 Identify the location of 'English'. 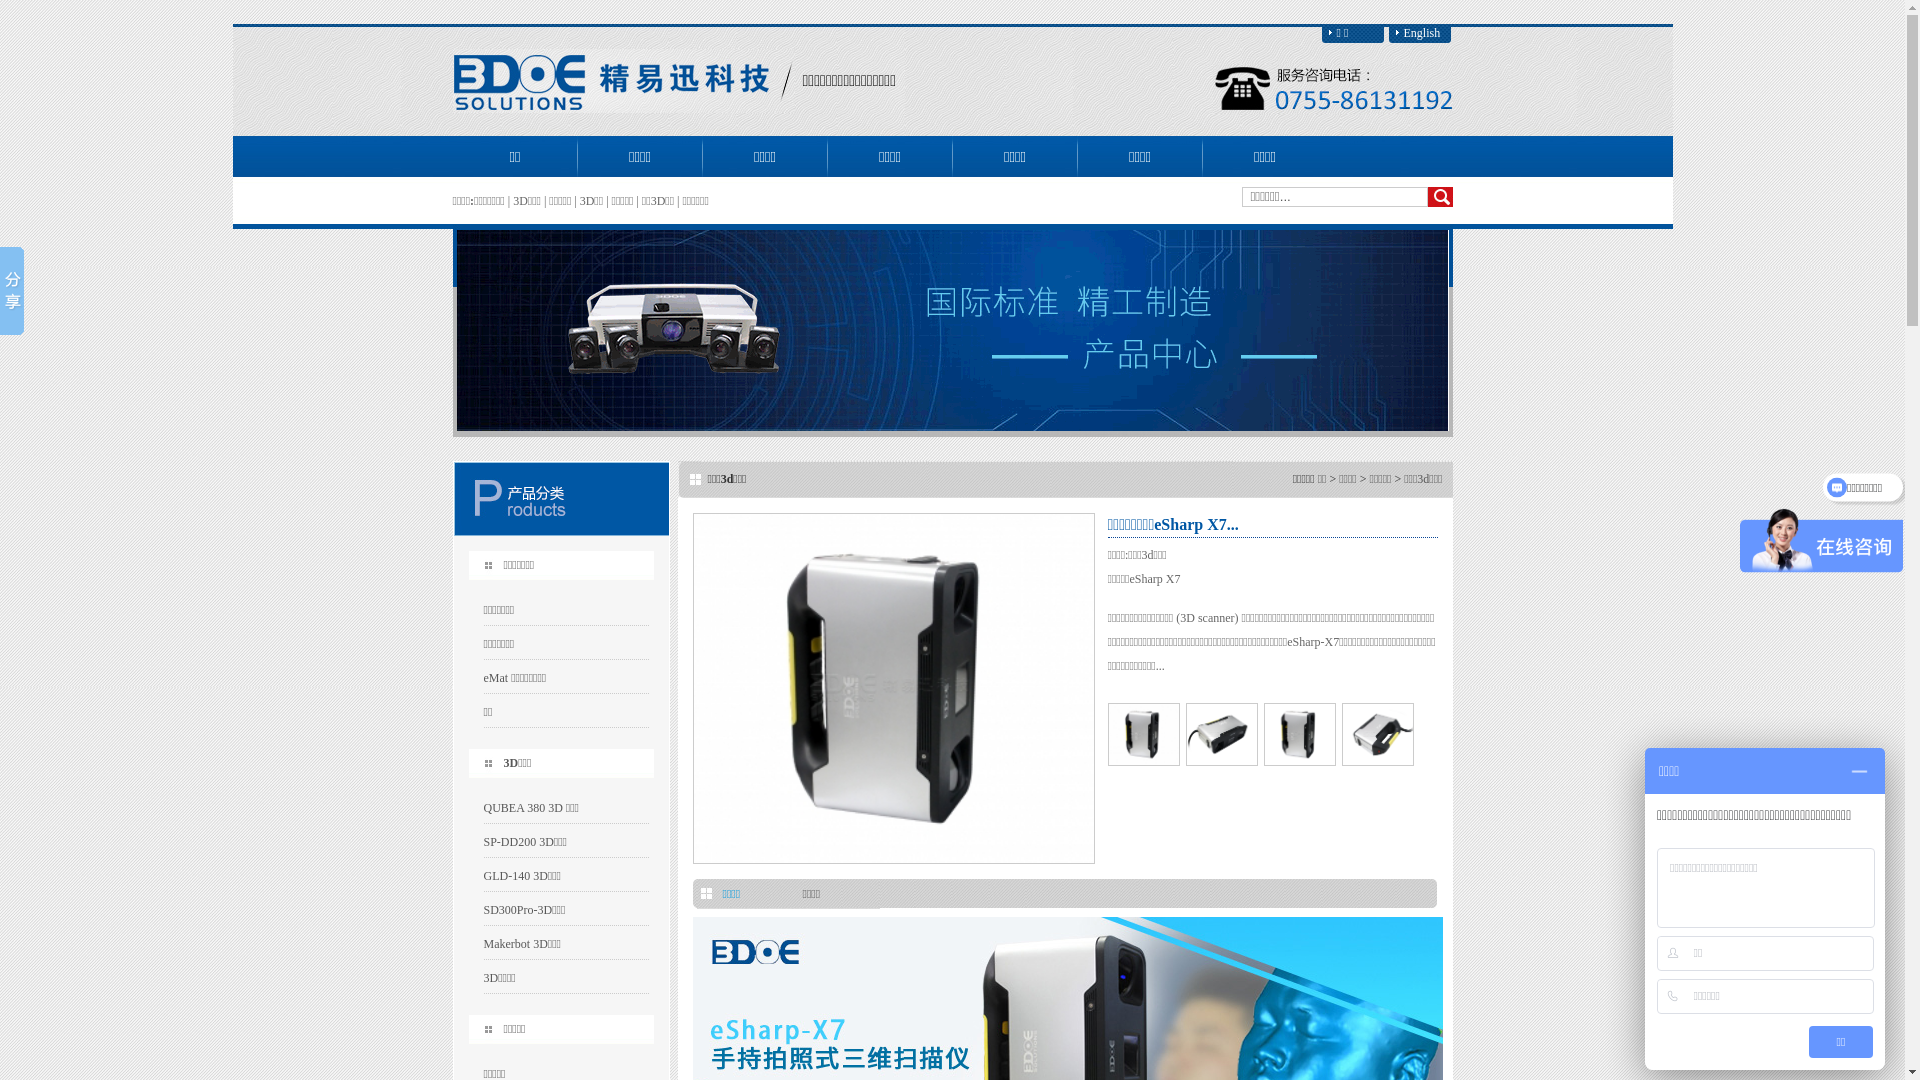
(1386, 33).